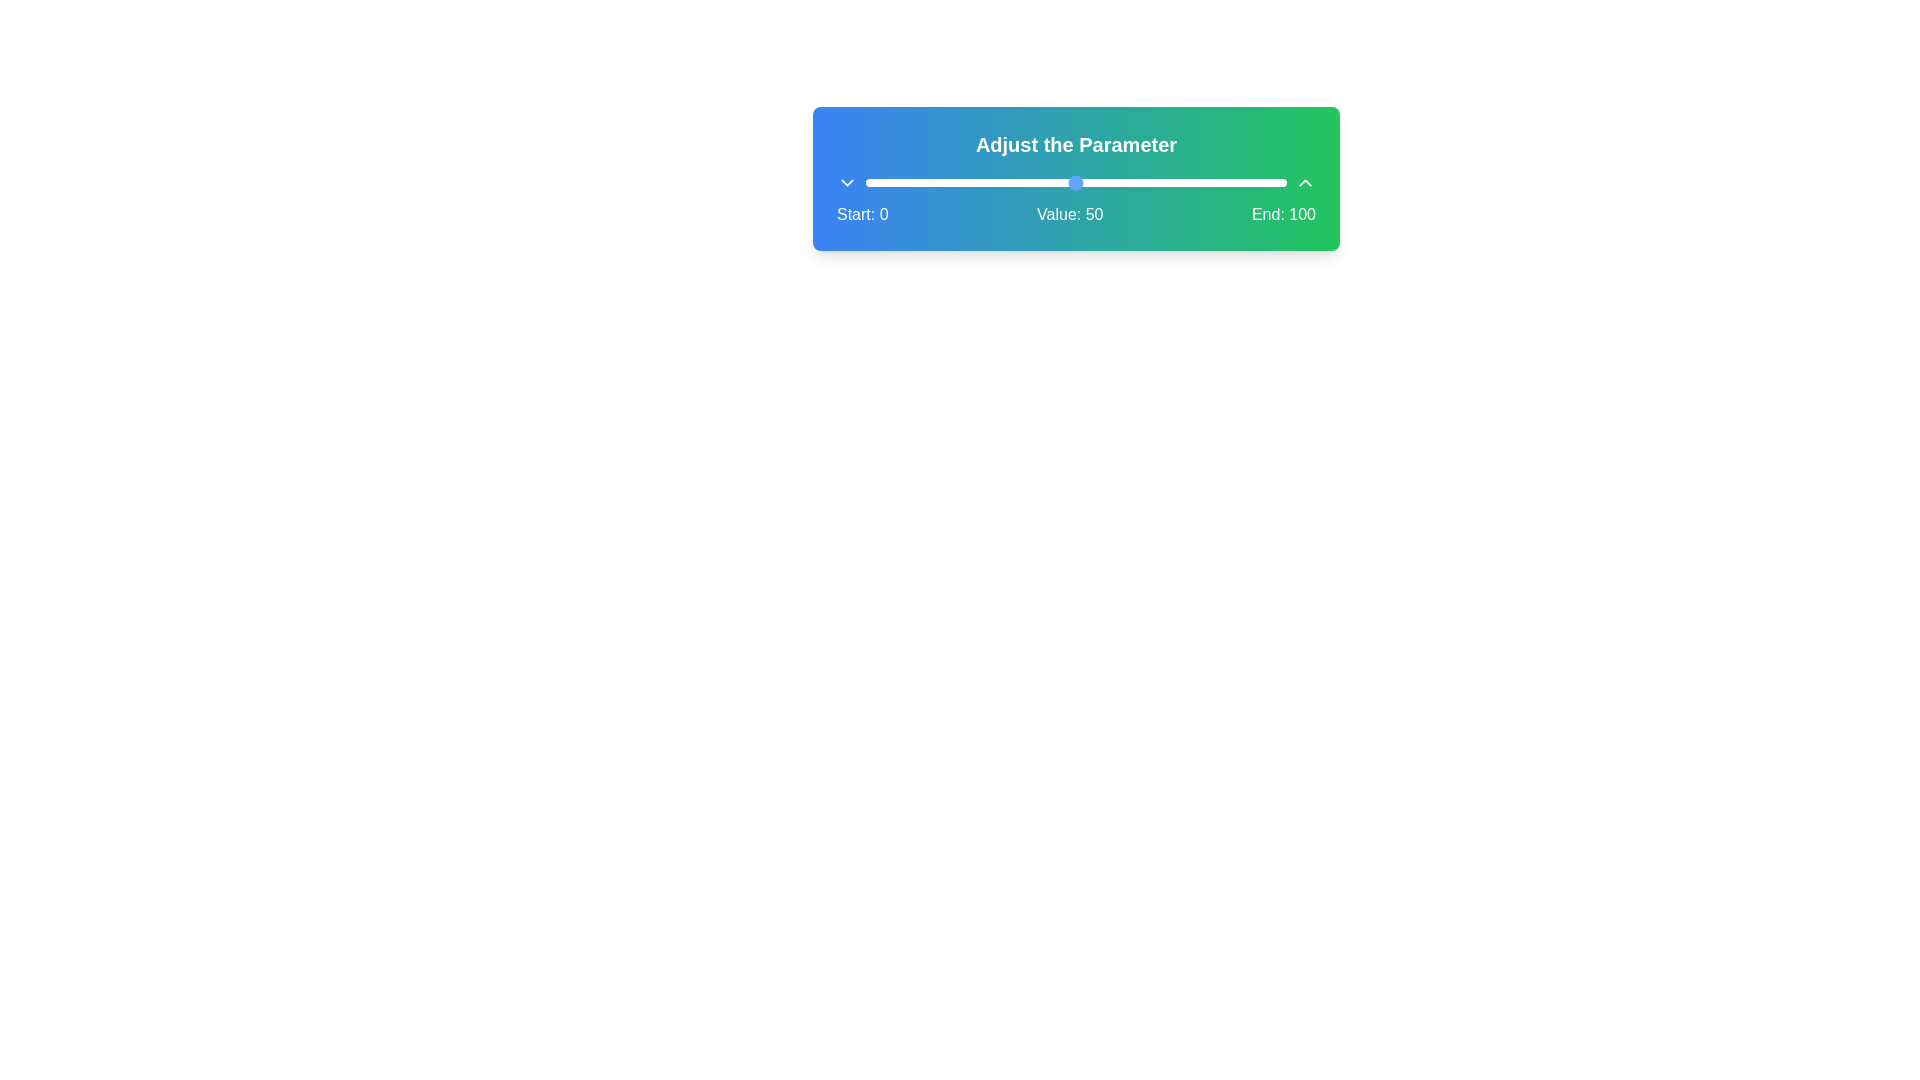 The width and height of the screenshot is (1920, 1080). I want to click on the slider, so click(1083, 182).